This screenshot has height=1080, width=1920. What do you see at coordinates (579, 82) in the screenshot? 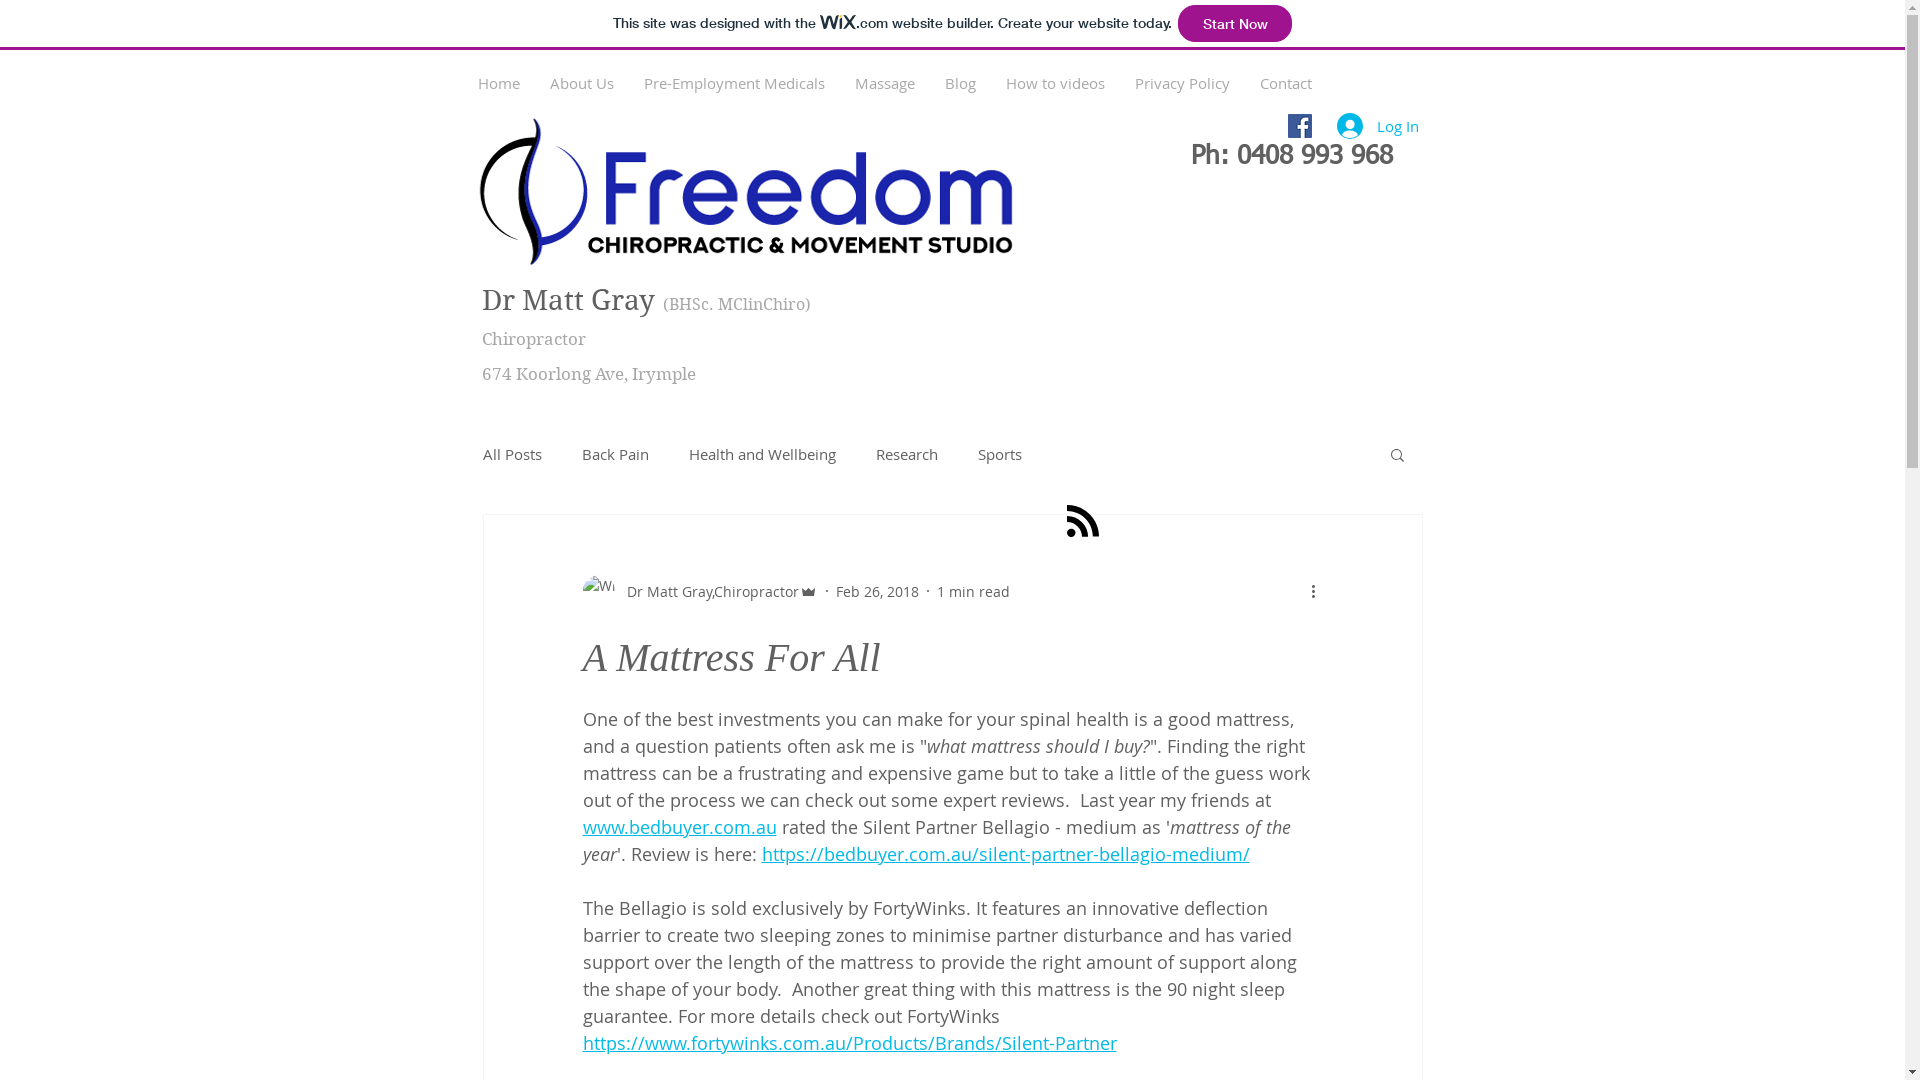
I see `'About Us'` at bounding box center [579, 82].